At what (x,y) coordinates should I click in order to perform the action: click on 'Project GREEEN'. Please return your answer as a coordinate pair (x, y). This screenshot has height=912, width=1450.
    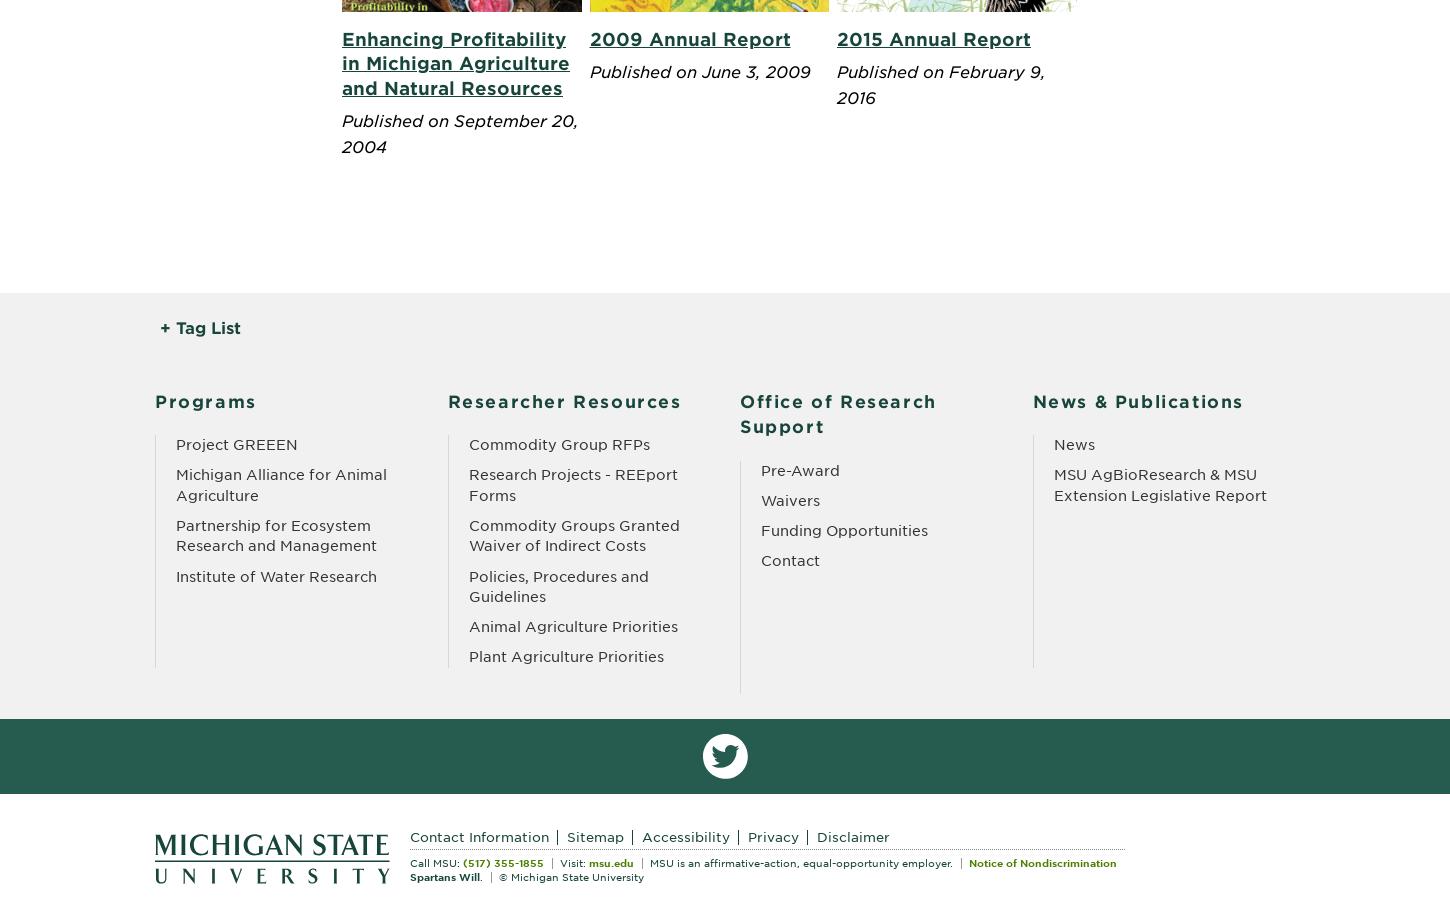
    Looking at the image, I should click on (175, 443).